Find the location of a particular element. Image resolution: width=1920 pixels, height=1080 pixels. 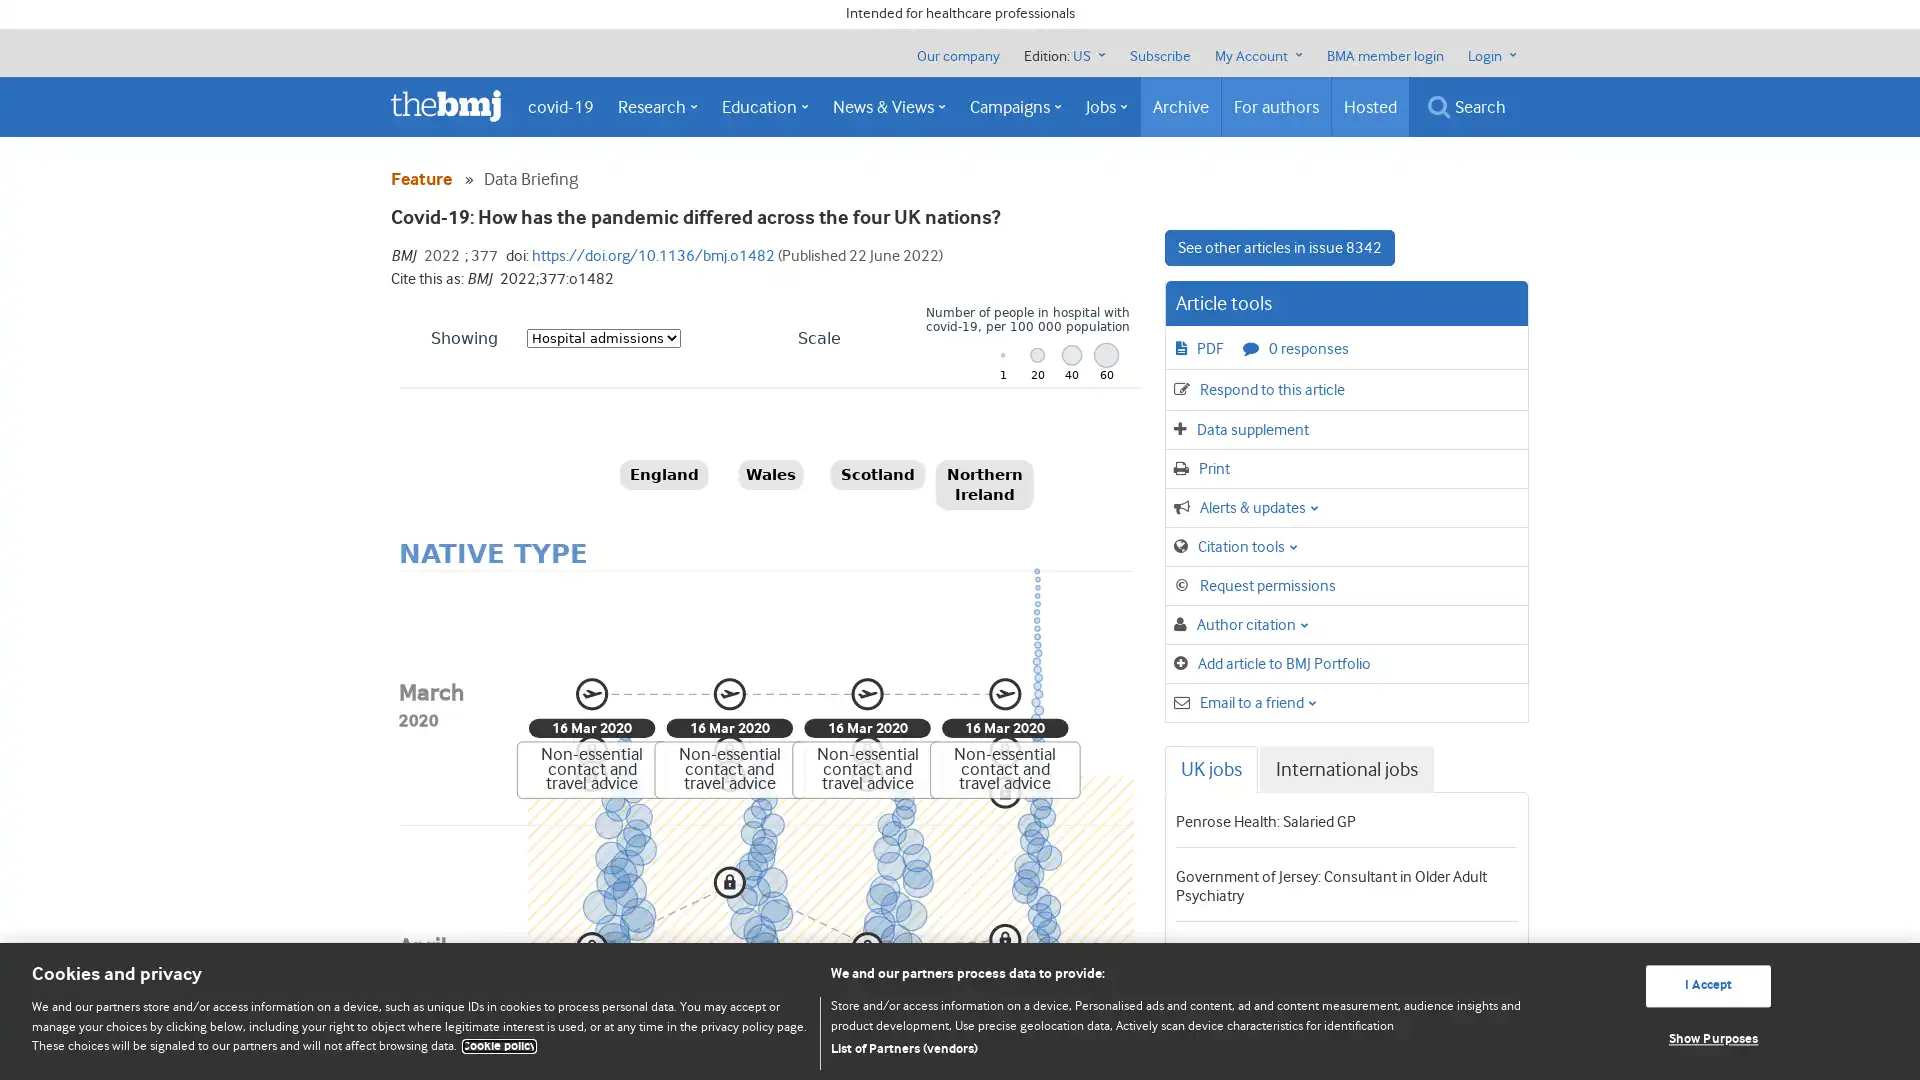

Alerts & updates is located at coordinates (1256, 507).